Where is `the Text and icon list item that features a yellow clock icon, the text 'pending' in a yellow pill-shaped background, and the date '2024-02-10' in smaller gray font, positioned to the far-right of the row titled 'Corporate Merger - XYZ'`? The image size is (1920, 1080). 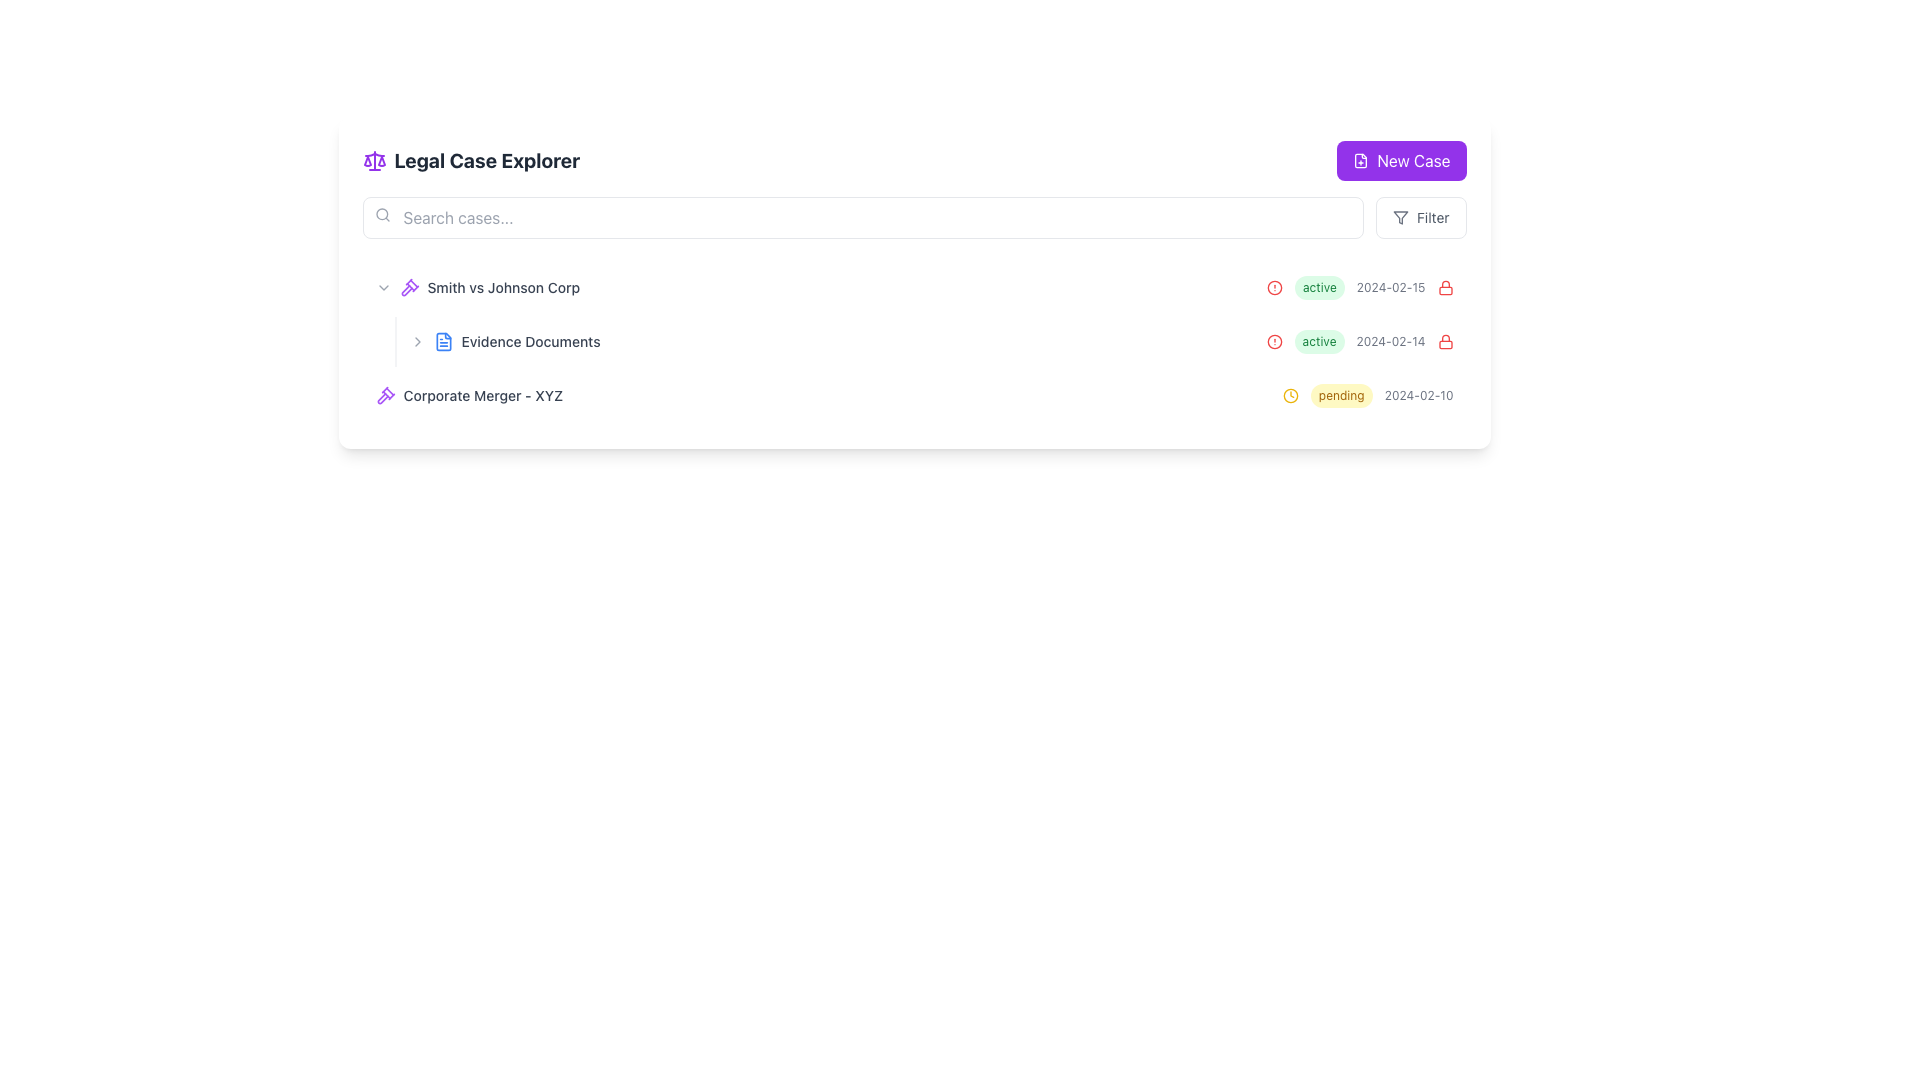
the Text and icon list item that features a yellow clock icon, the text 'pending' in a yellow pill-shaped background, and the date '2024-02-10' in smaller gray font, positioned to the far-right of the row titled 'Corporate Merger - XYZ' is located at coordinates (1367, 396).